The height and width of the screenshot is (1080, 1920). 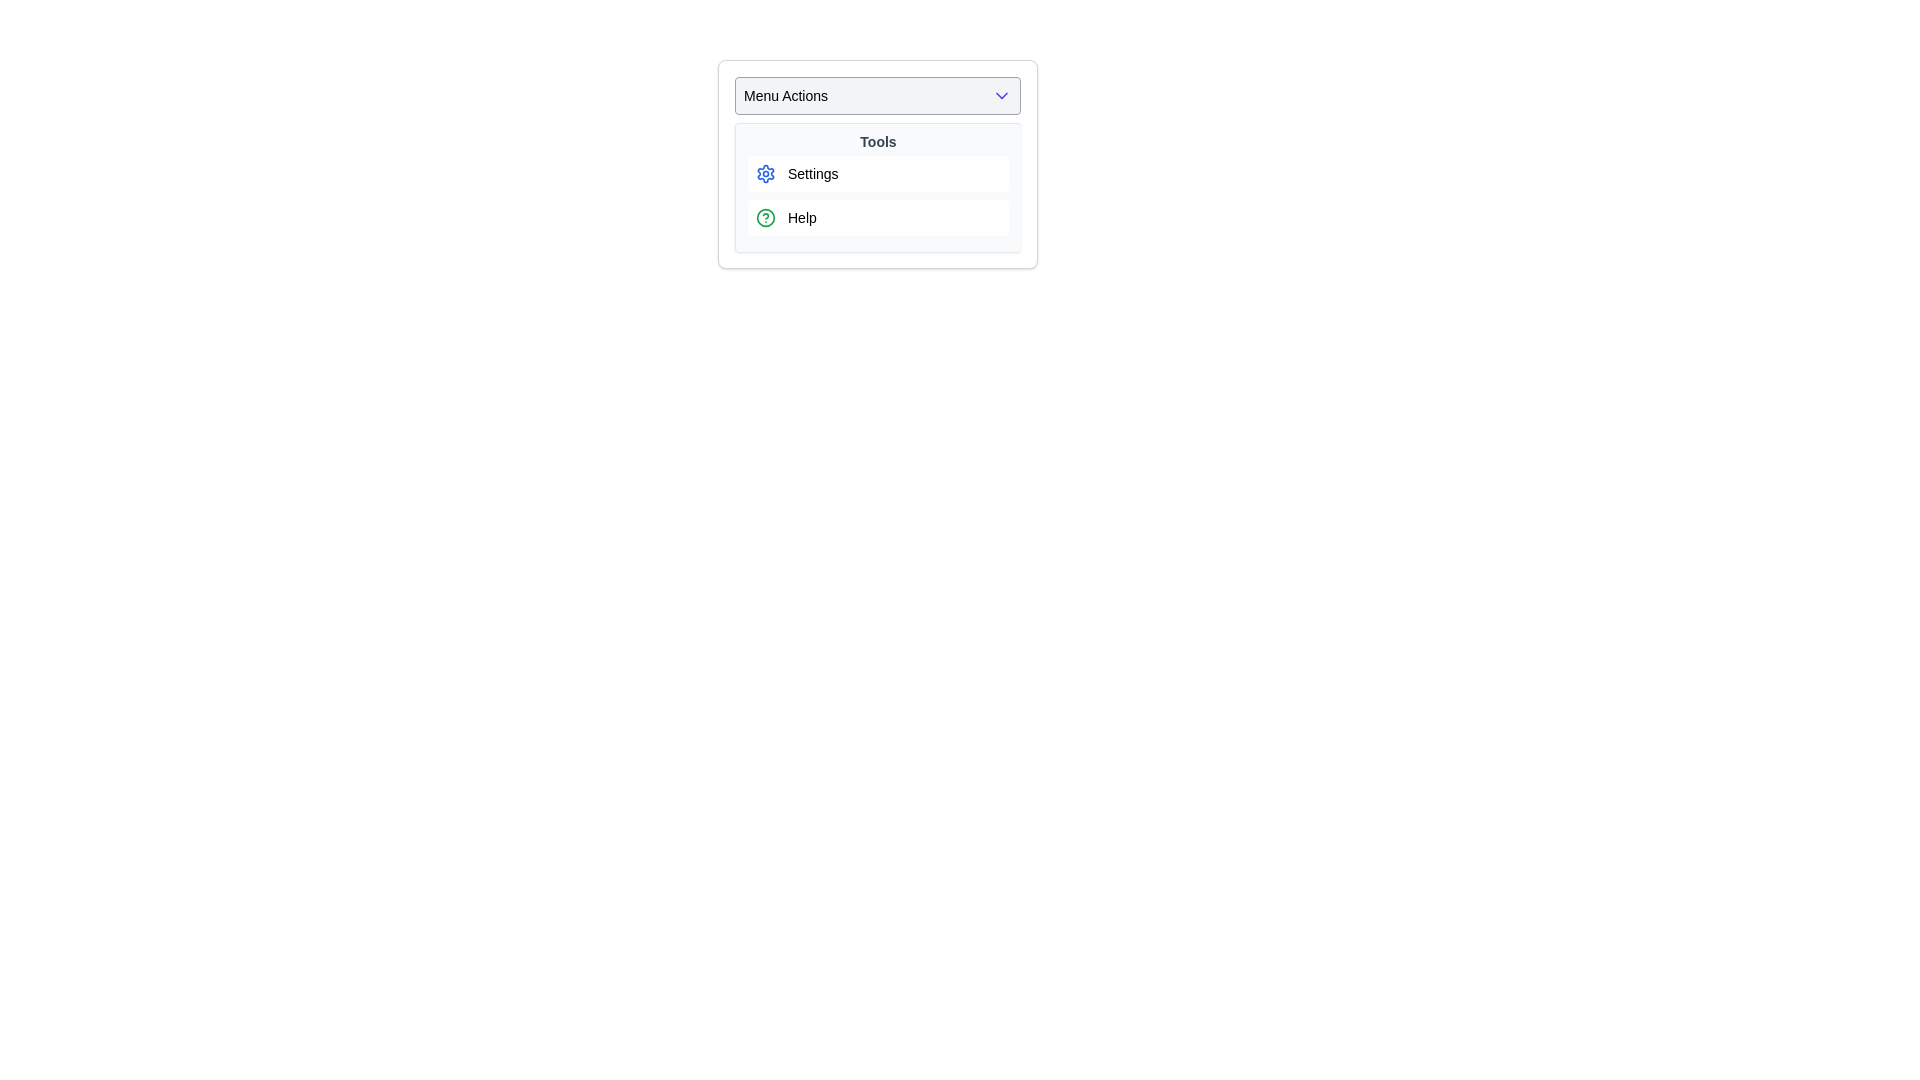 I want to click on the indigo downward-facing arrow icon, which is styled as a chevron and located to the right of the 'Menu Actions' text label, so click(x=1002, y=96).